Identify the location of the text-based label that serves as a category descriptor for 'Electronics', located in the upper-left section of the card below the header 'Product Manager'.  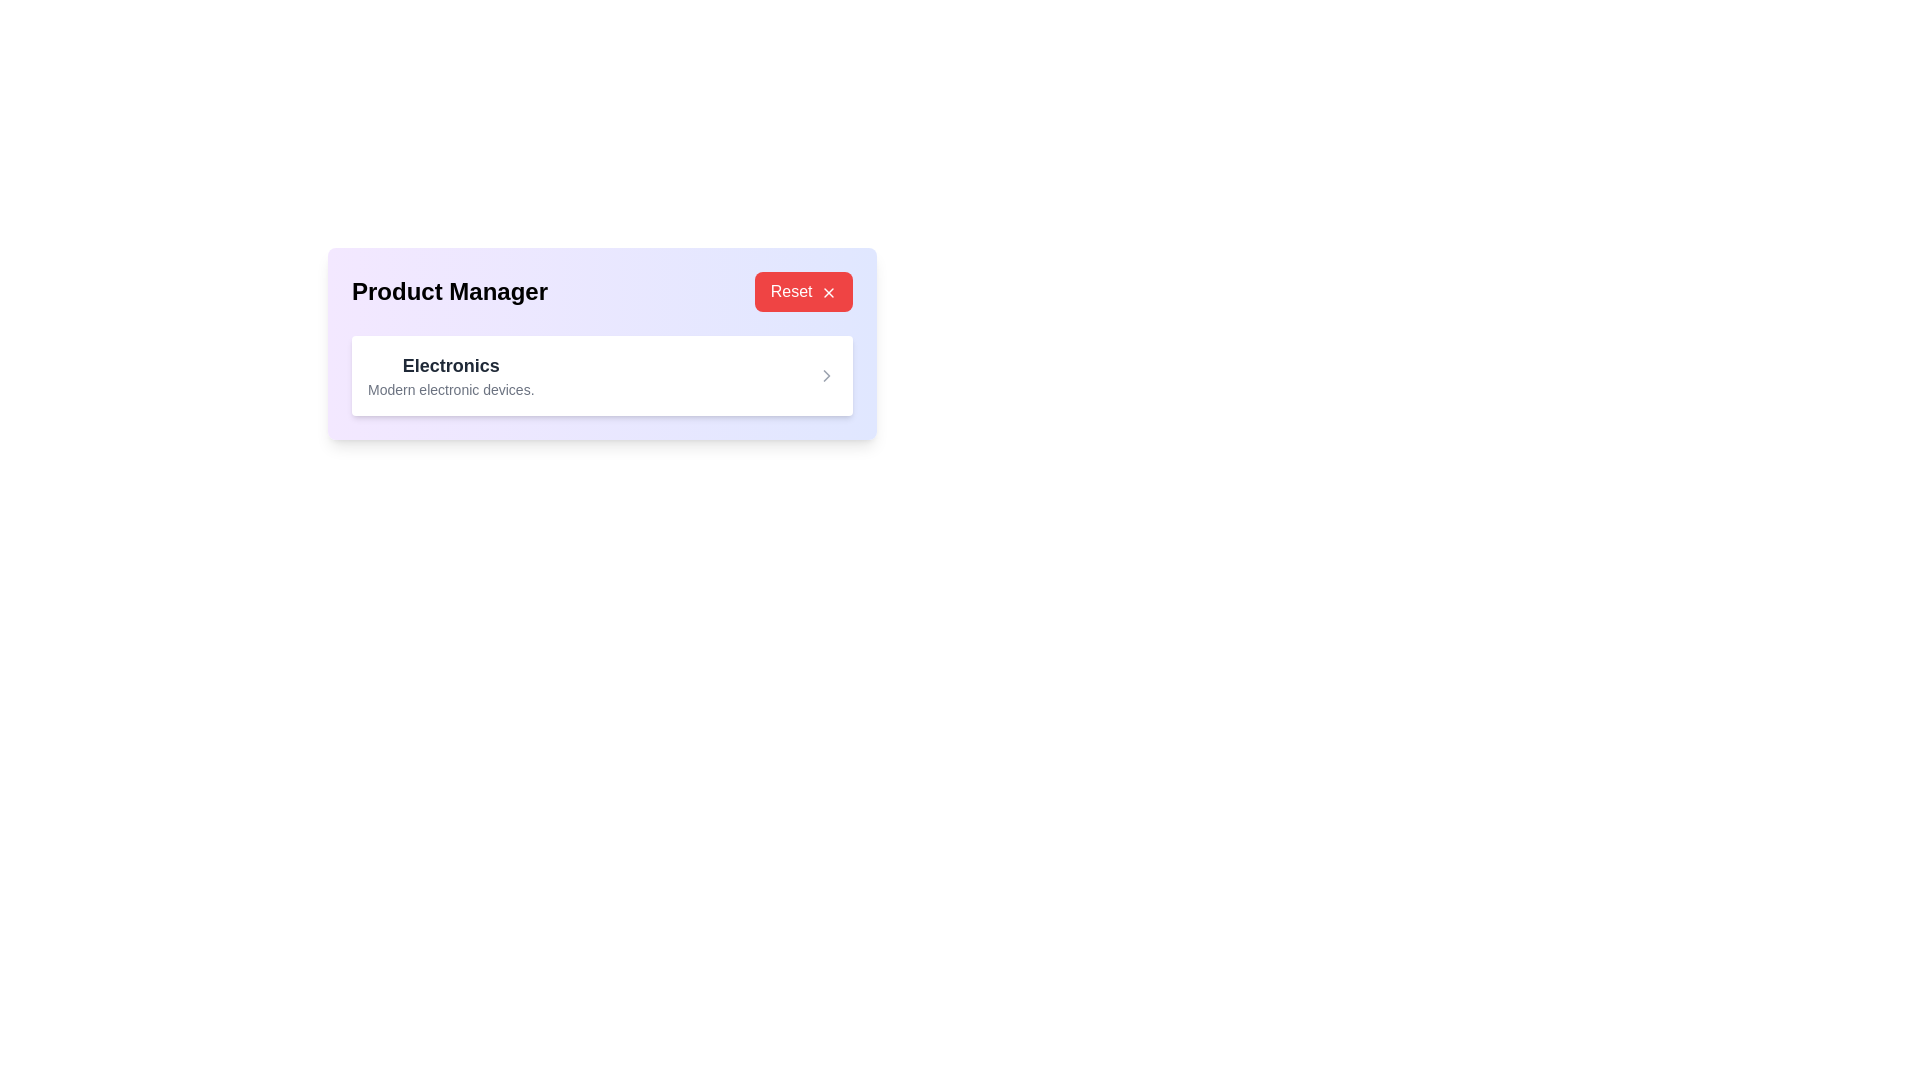
(450, 375).